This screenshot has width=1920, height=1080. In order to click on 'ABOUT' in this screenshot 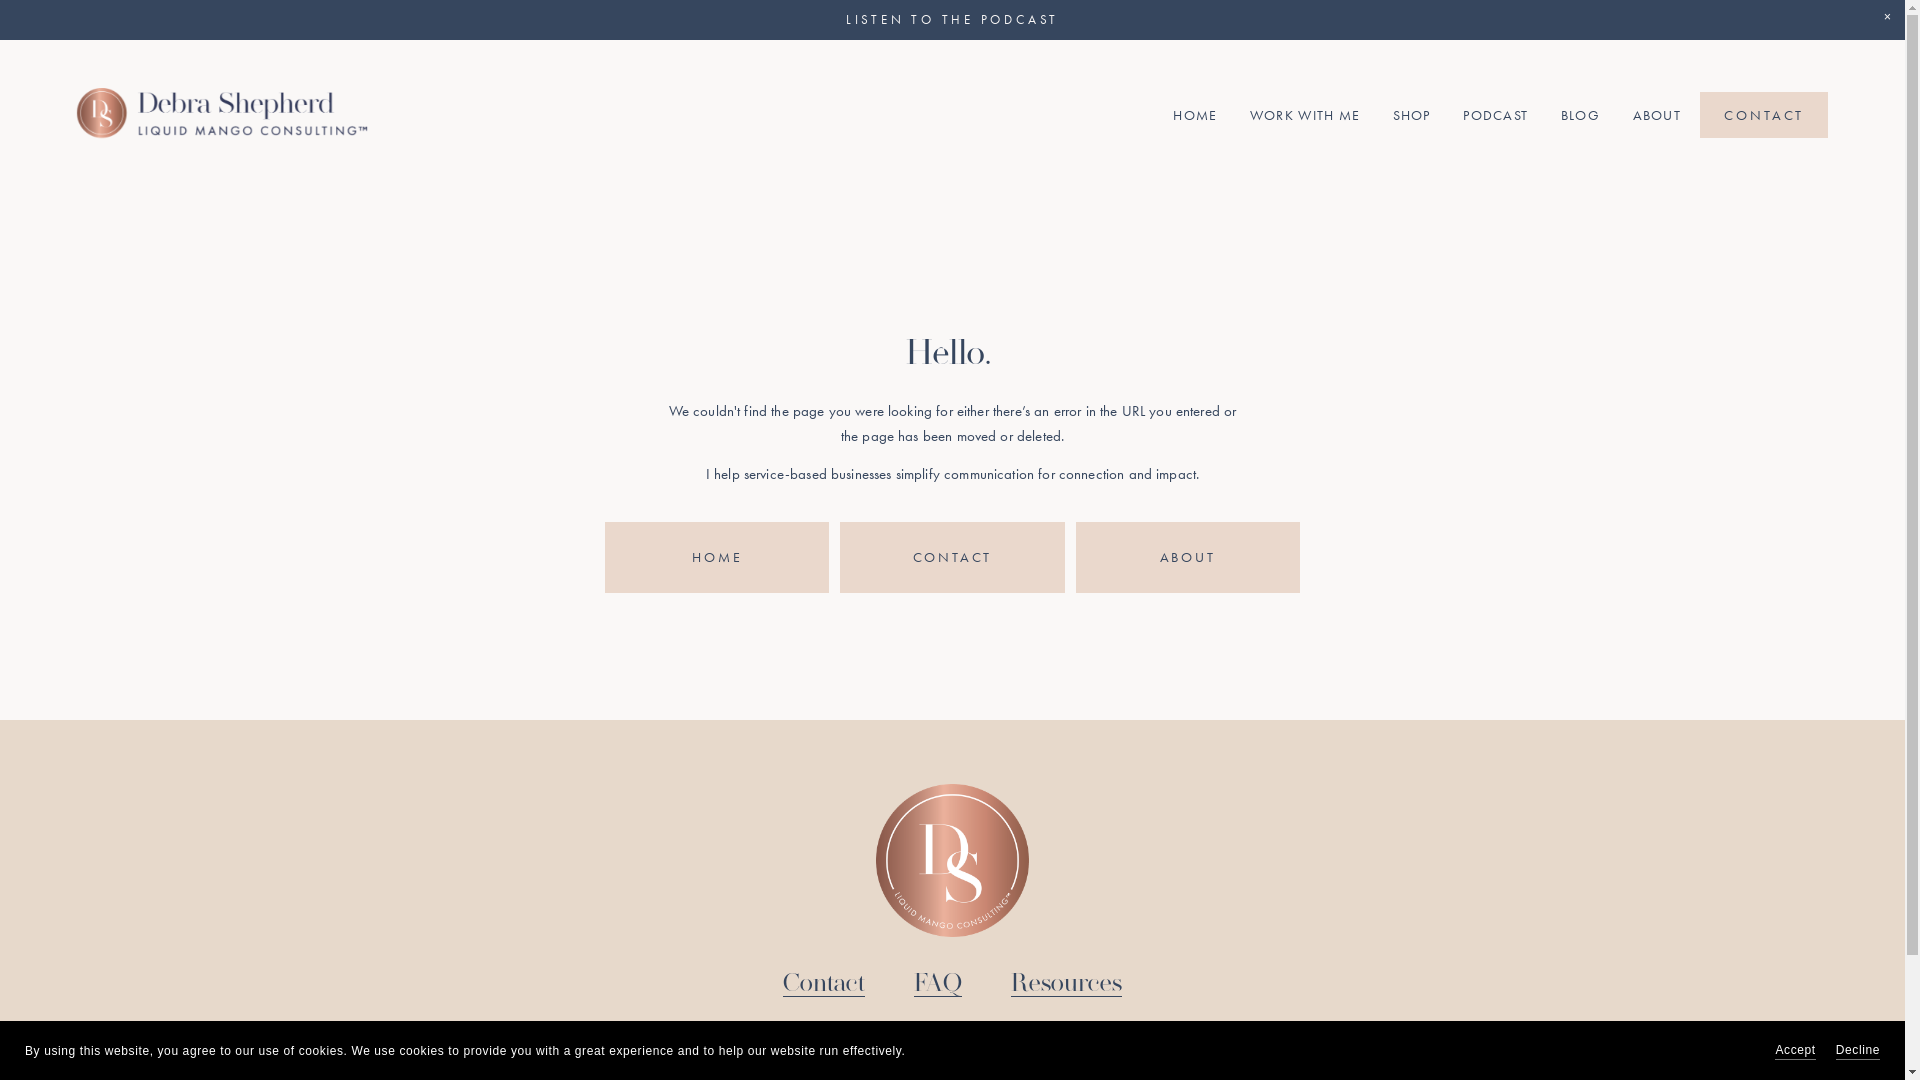, I will do `click(1074, 557)`.